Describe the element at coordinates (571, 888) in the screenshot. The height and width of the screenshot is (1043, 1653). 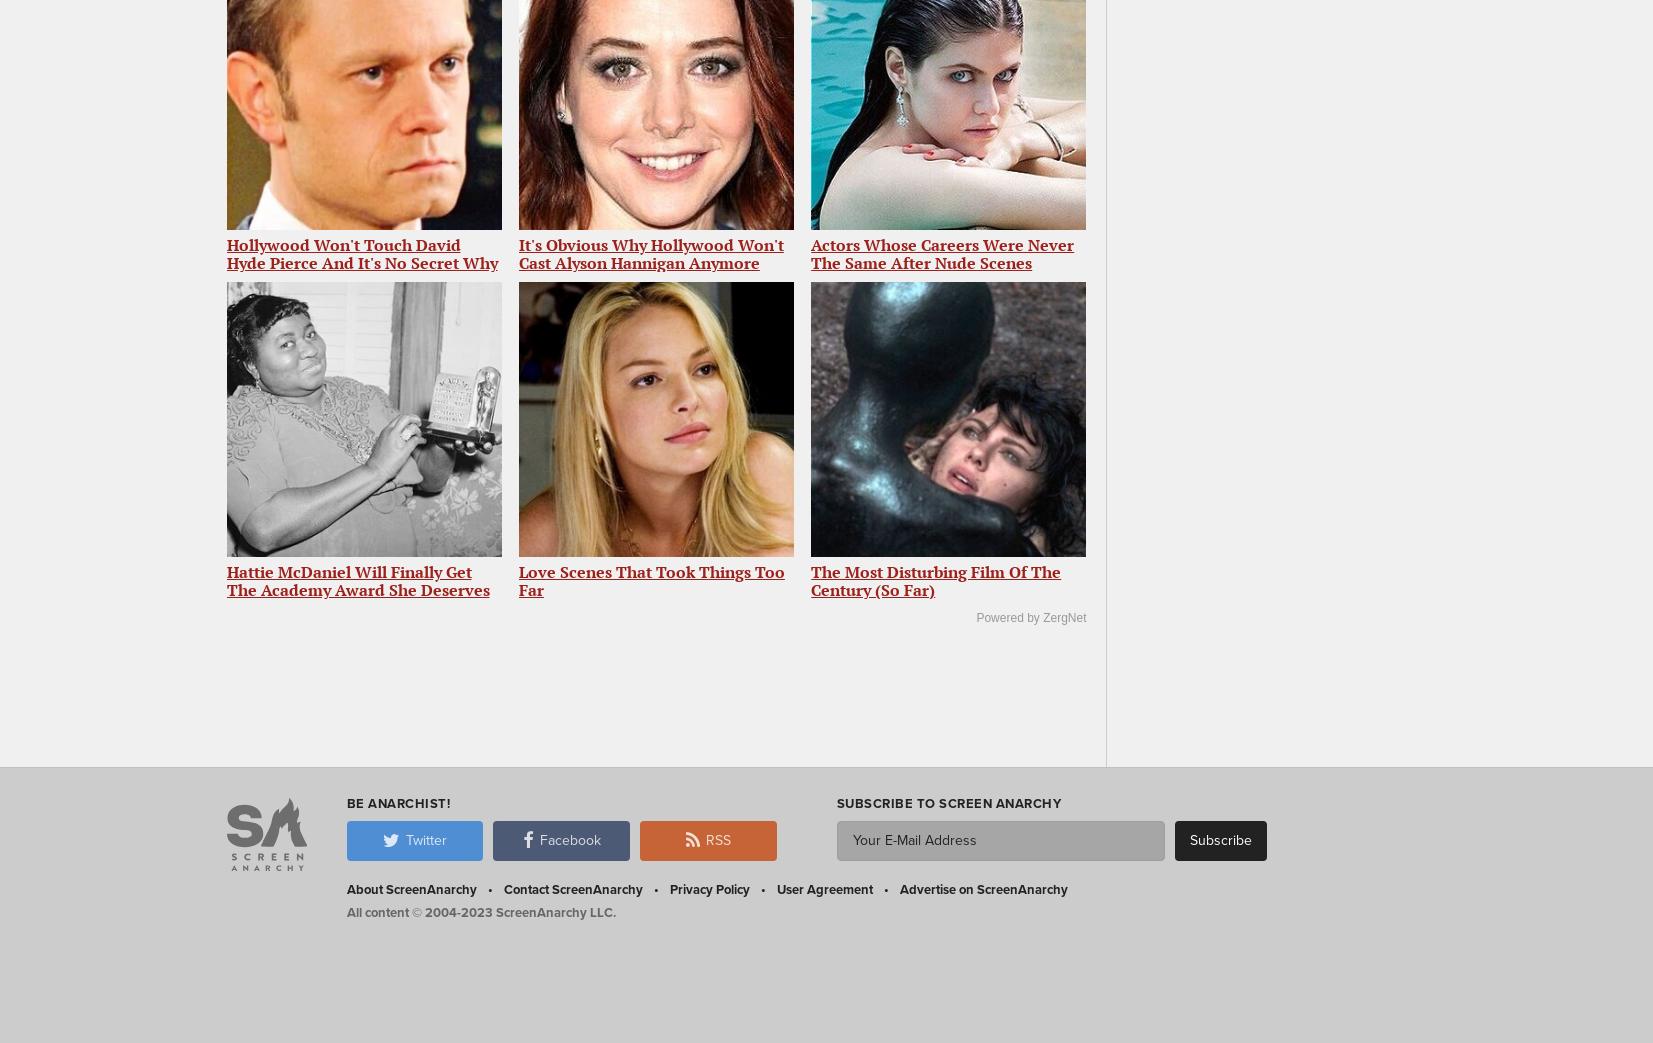
I see `'Contact ScreenAnarchy'` at that location.